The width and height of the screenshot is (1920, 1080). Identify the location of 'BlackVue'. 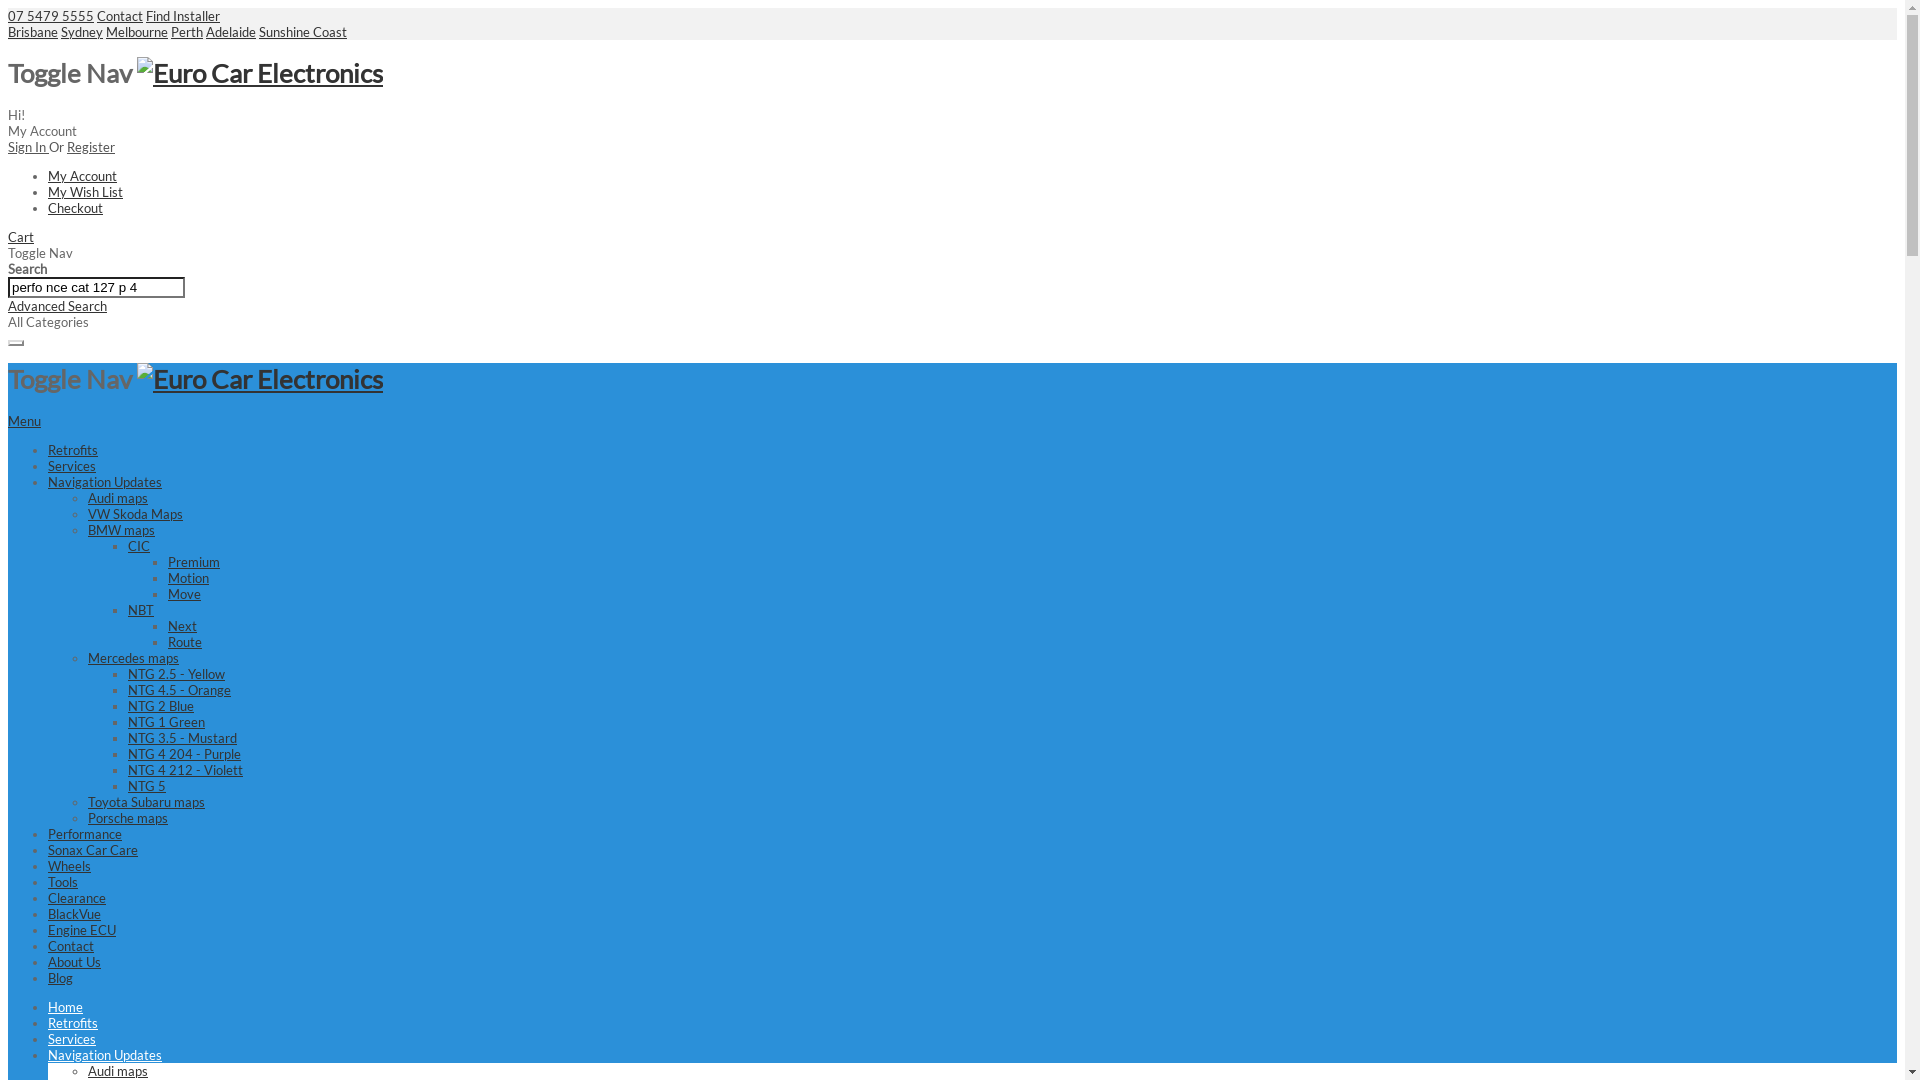
(74, 914).